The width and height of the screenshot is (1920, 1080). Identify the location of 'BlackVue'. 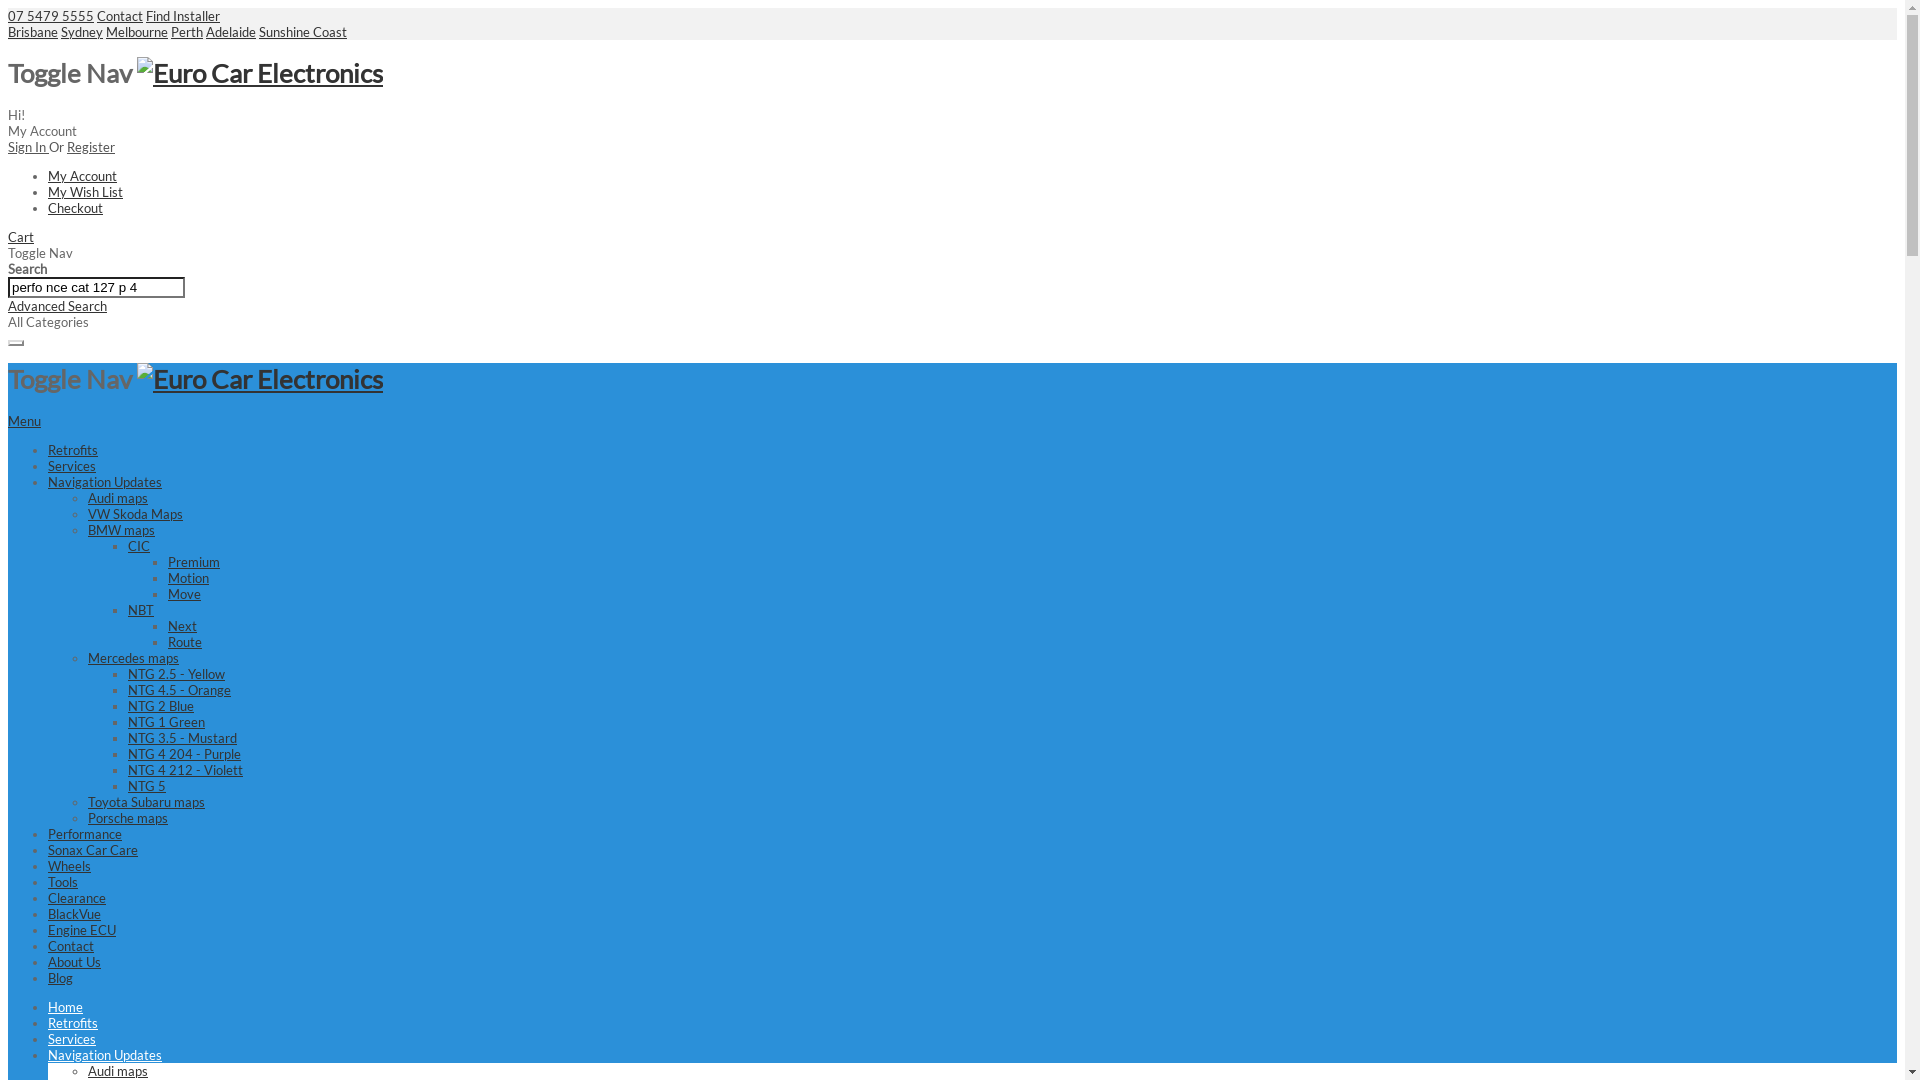
(74, 914).